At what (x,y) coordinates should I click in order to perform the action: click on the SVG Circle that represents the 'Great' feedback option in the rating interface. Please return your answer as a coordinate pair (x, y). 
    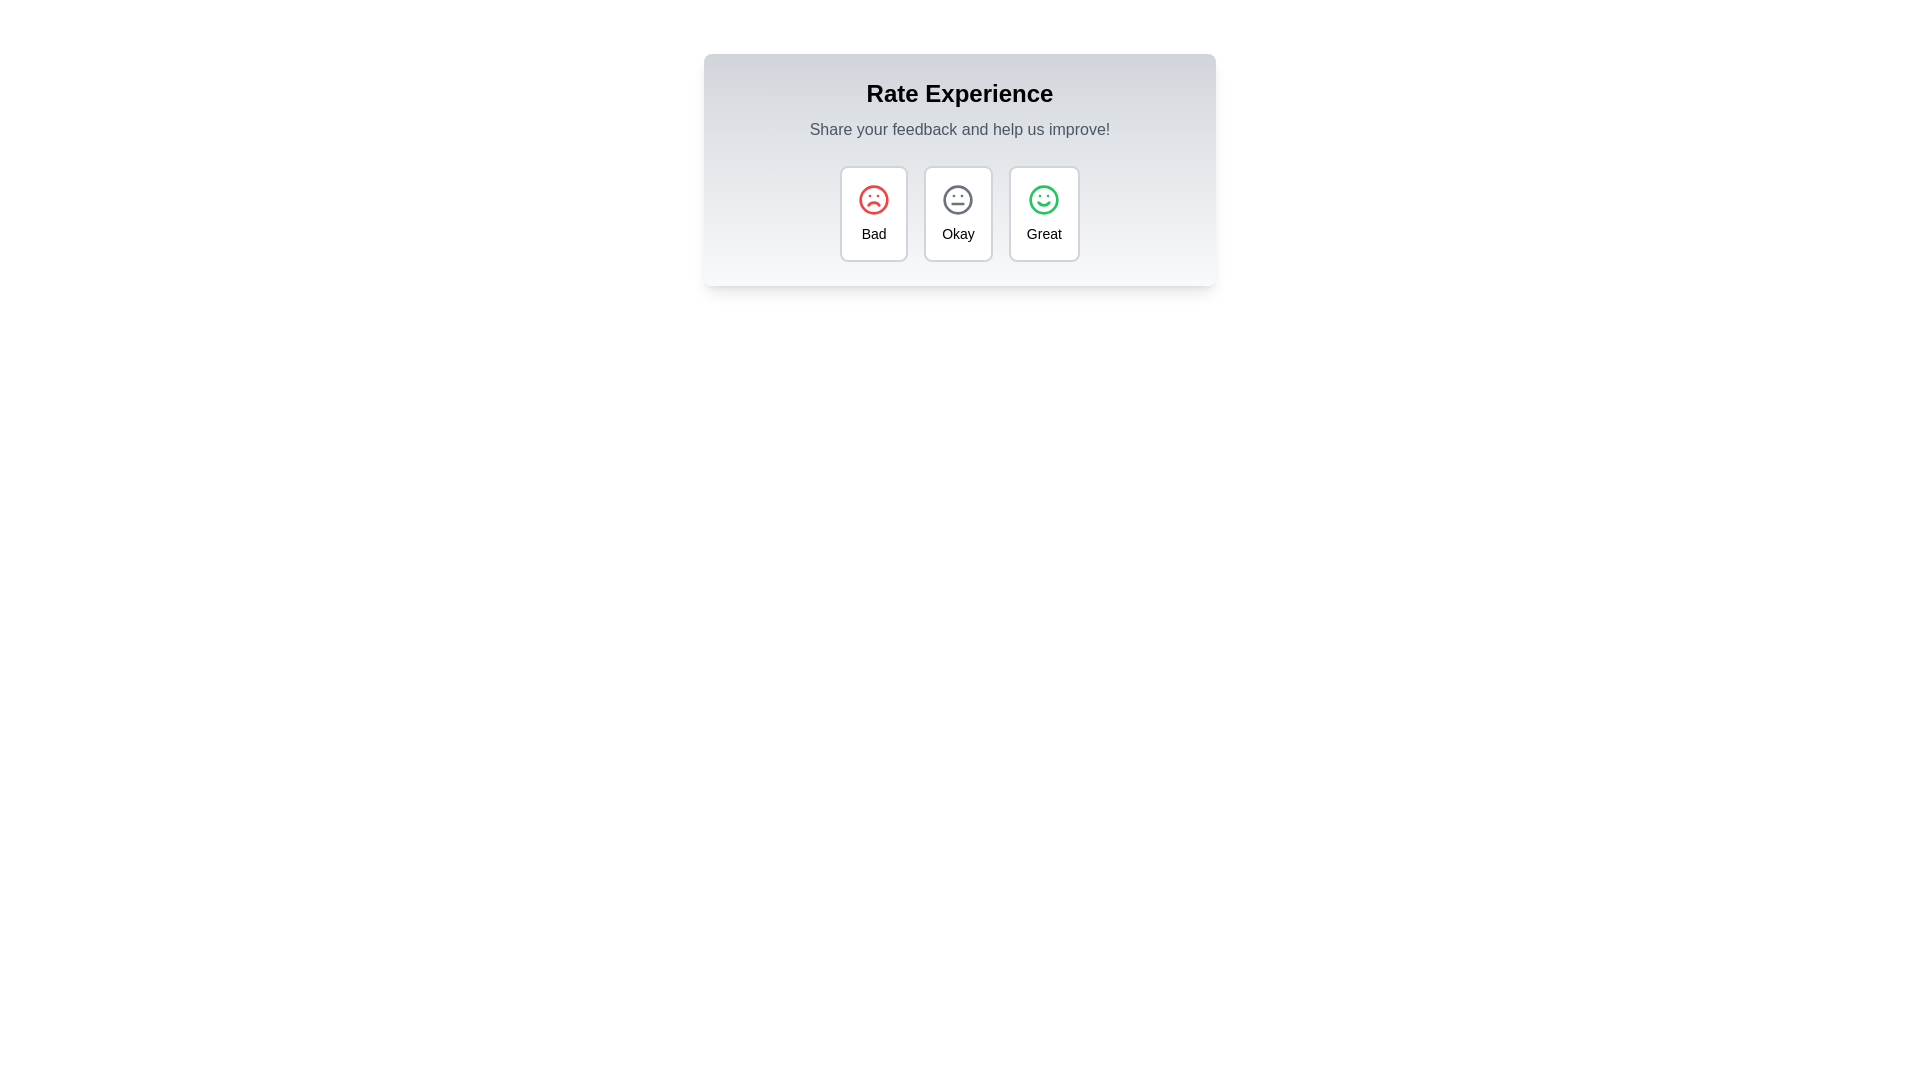
    Looking at the image, I should click on (1043, 200).